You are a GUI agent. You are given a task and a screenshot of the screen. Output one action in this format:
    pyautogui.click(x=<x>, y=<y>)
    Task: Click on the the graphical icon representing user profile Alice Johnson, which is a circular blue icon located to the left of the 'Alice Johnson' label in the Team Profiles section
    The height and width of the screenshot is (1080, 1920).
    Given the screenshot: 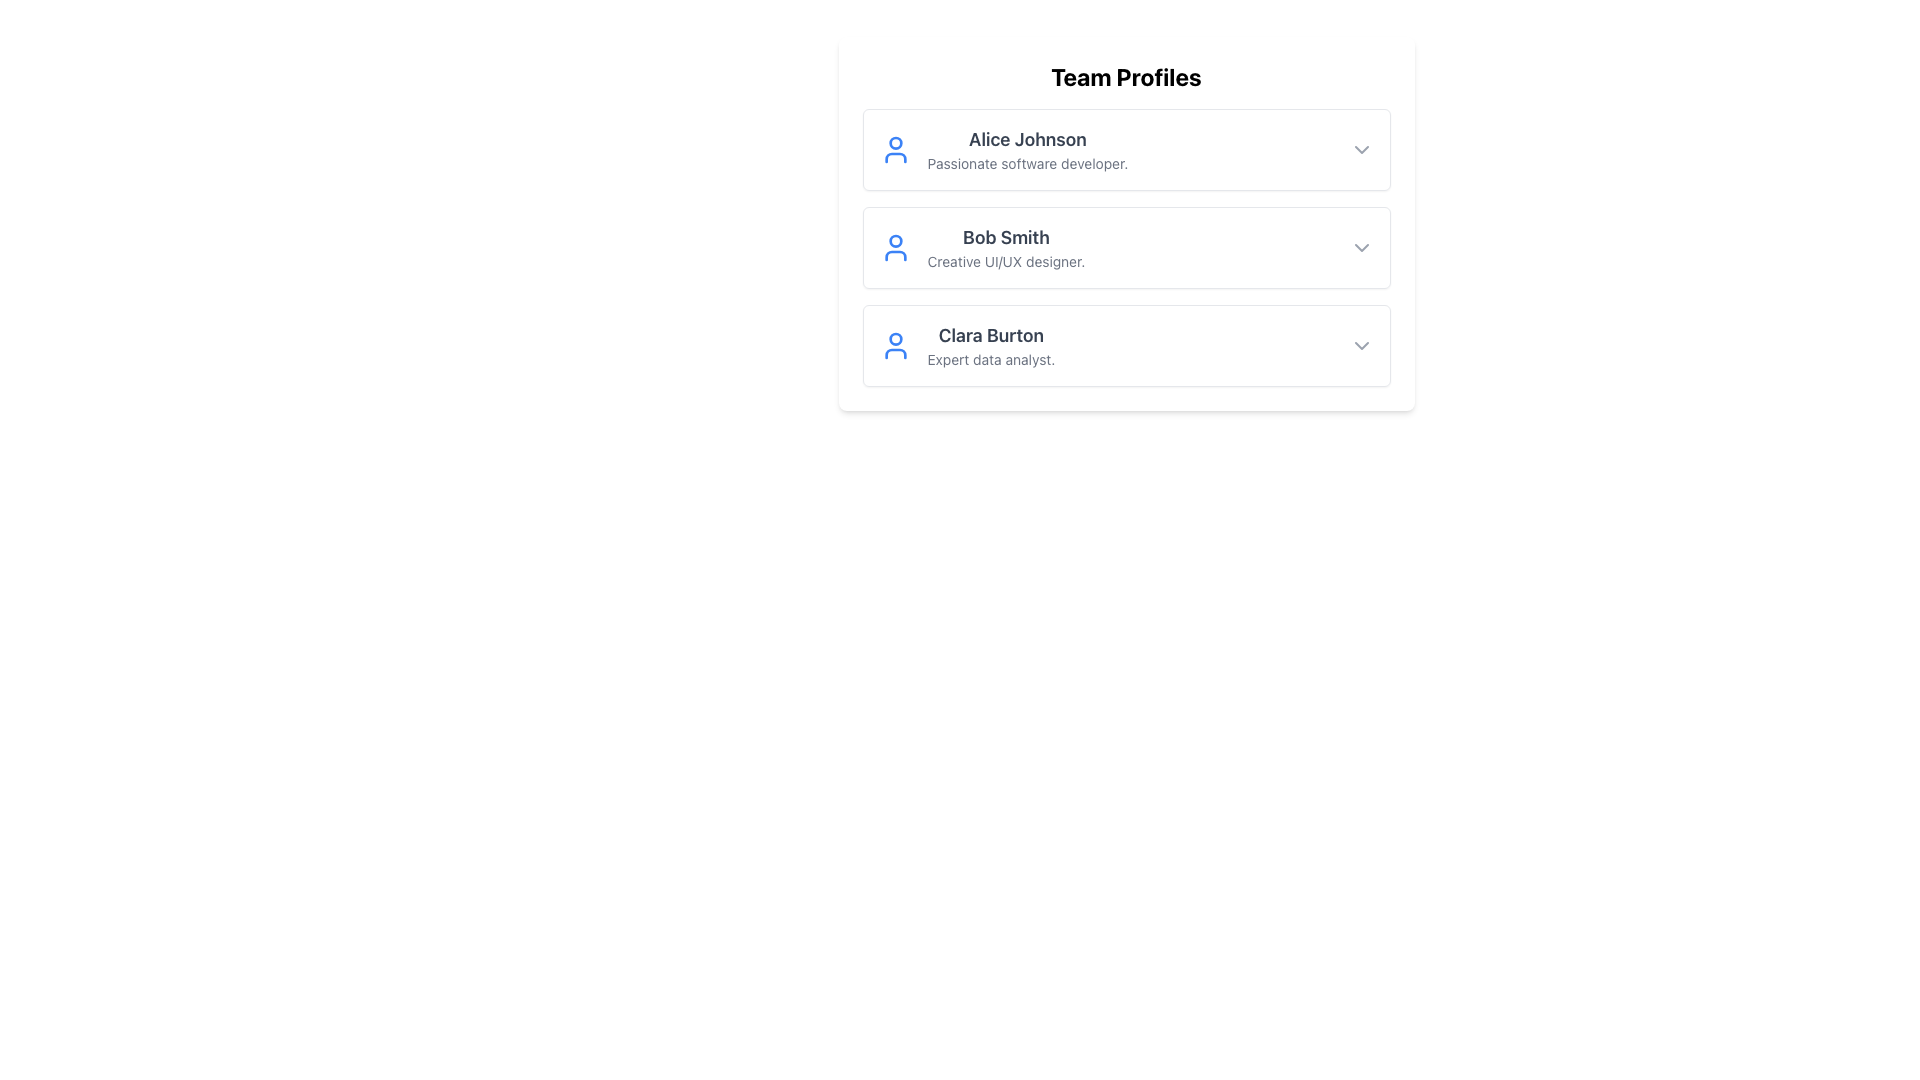 What is the action you would take?
    pyautogui.click(x=894, y=142)
    